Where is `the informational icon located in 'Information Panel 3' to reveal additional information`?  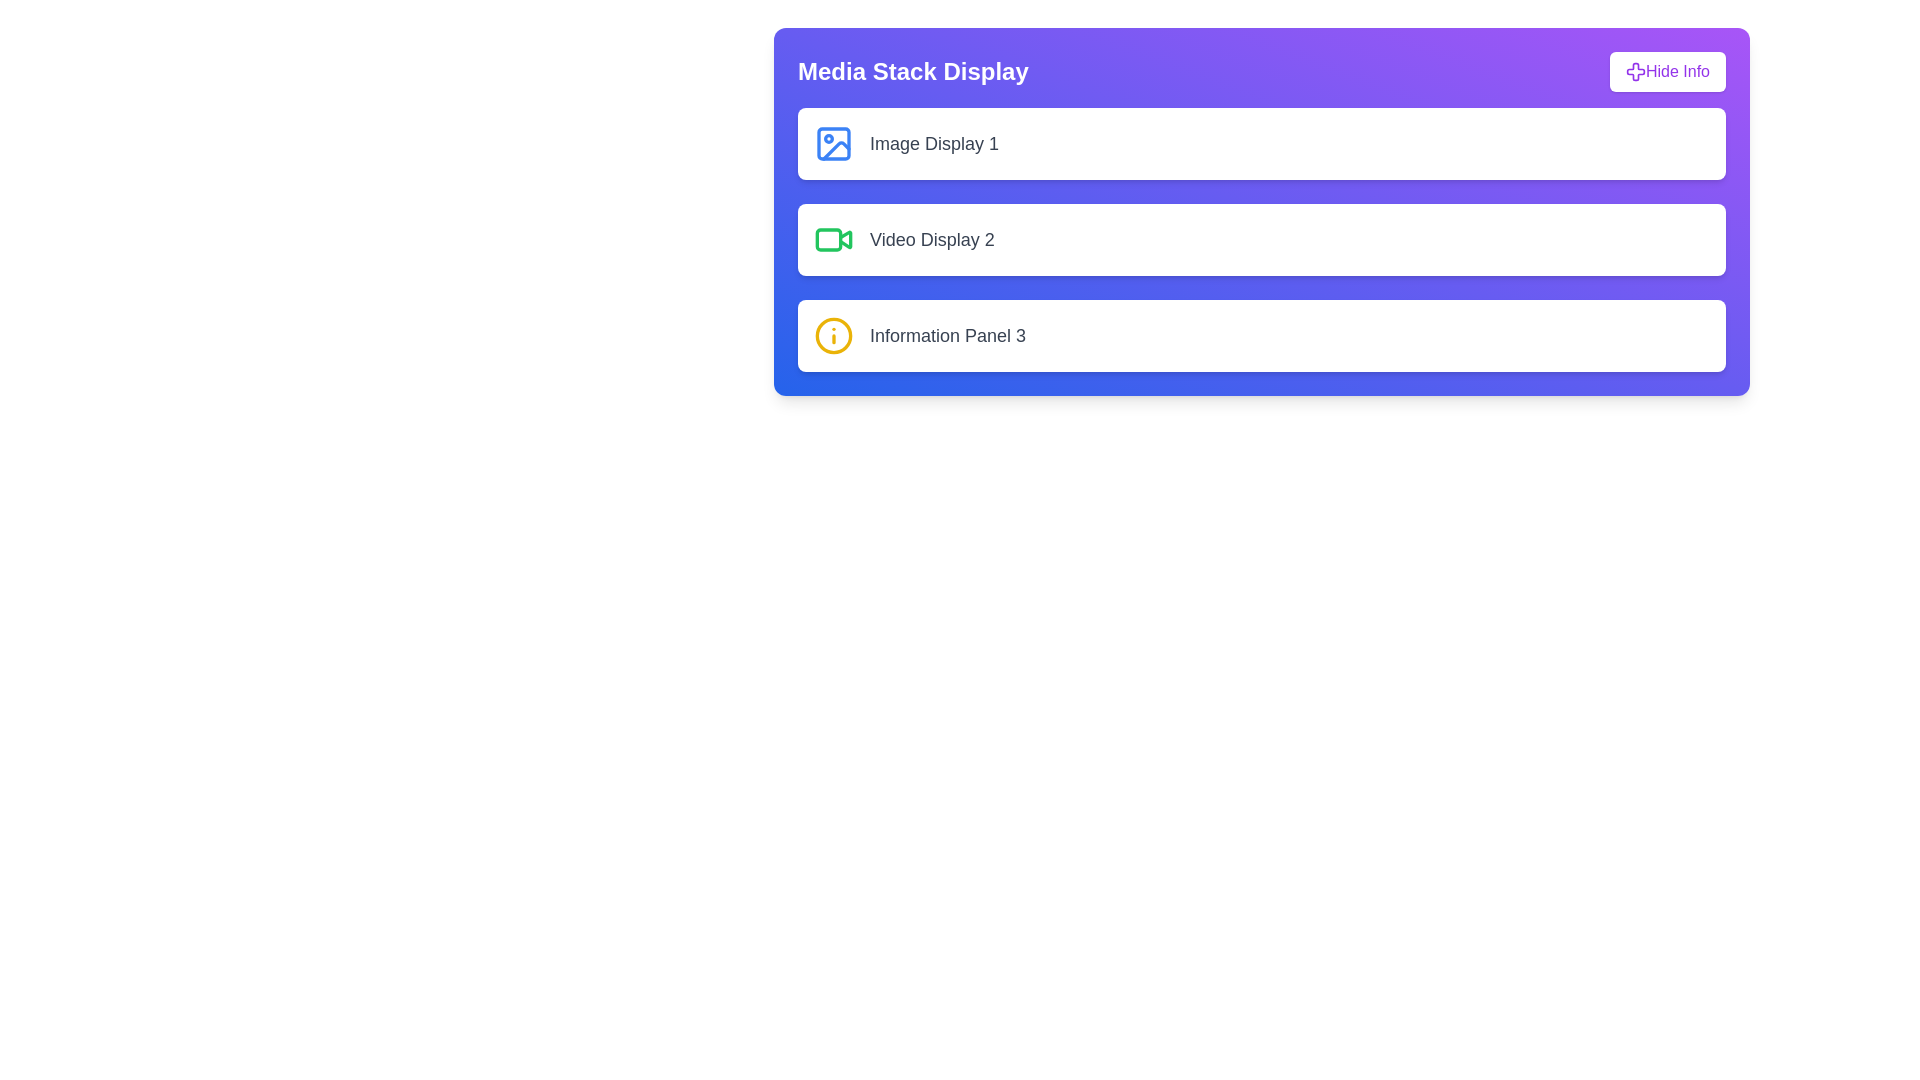
the informational icon located in 'Information Panel 3' to reveal additional information is located at coordinates (834, 334).